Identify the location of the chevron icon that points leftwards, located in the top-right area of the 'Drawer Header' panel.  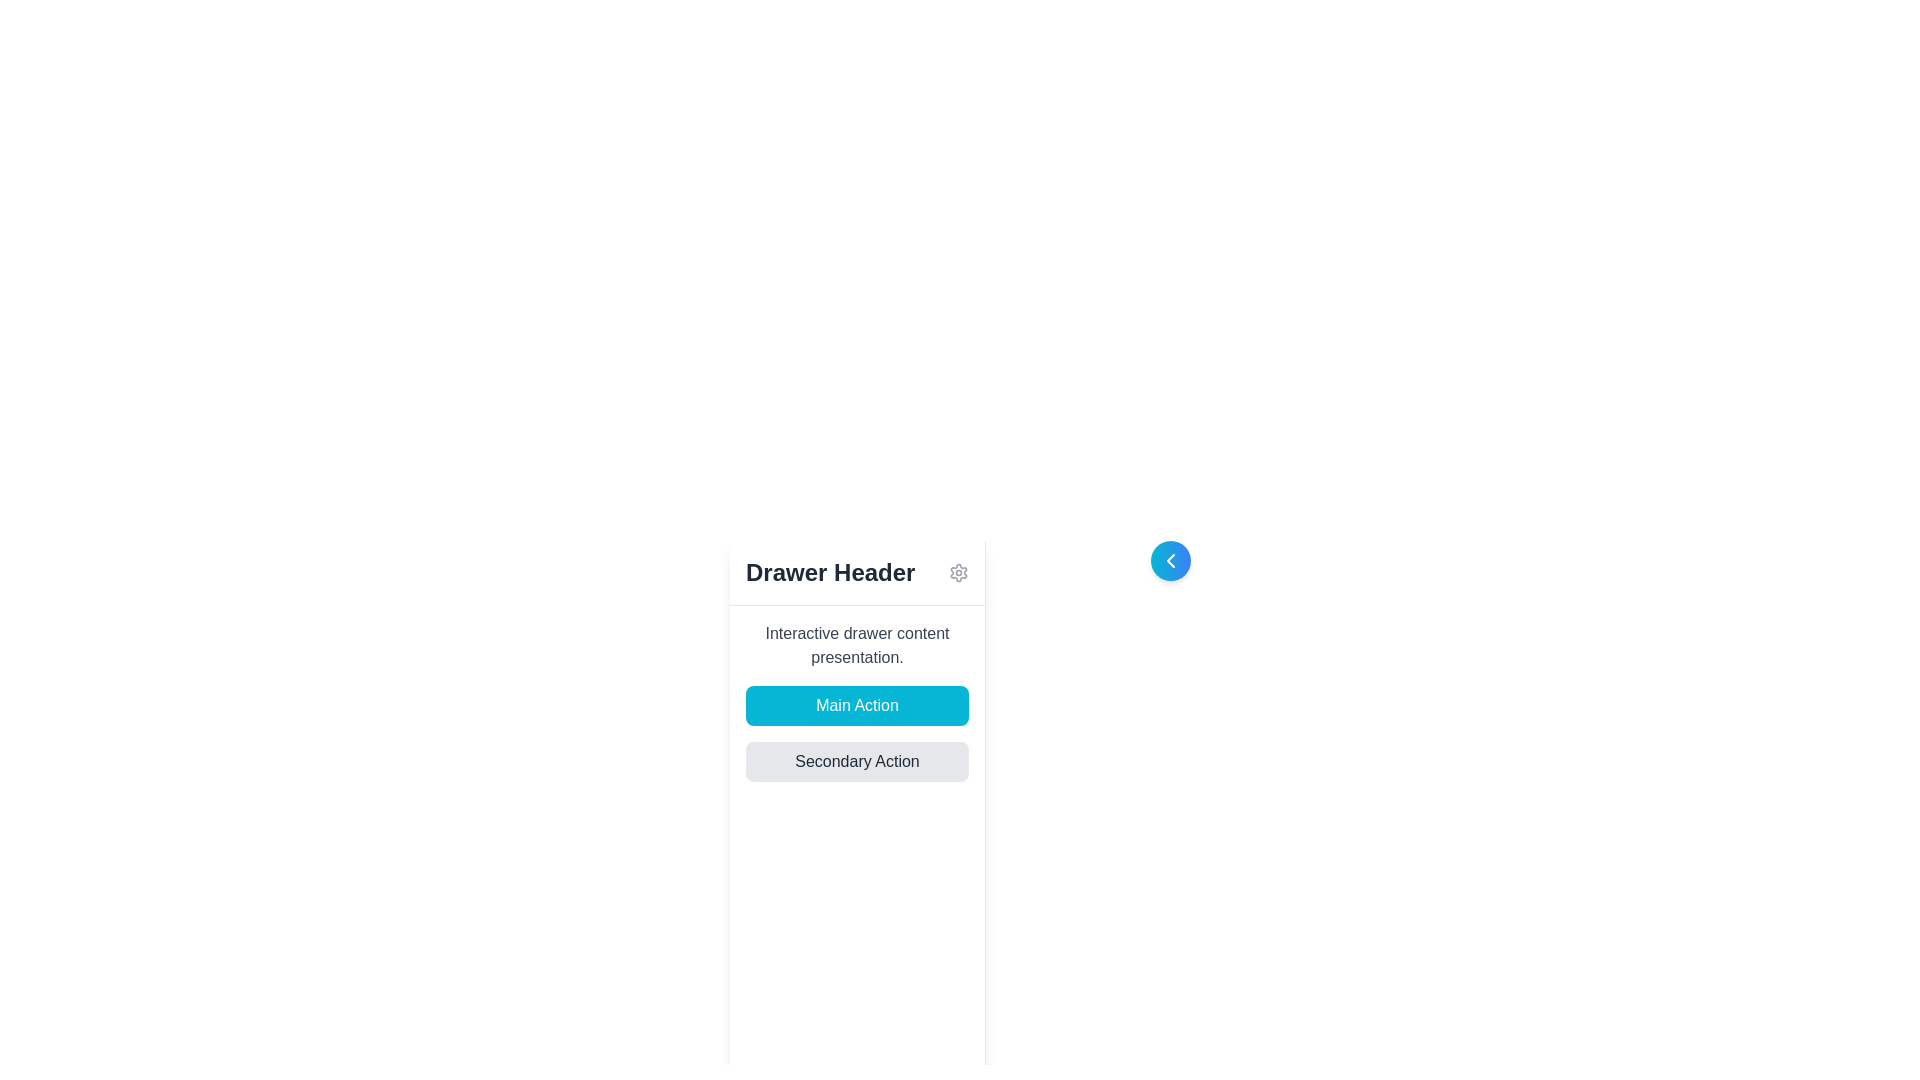
(1170, 560).